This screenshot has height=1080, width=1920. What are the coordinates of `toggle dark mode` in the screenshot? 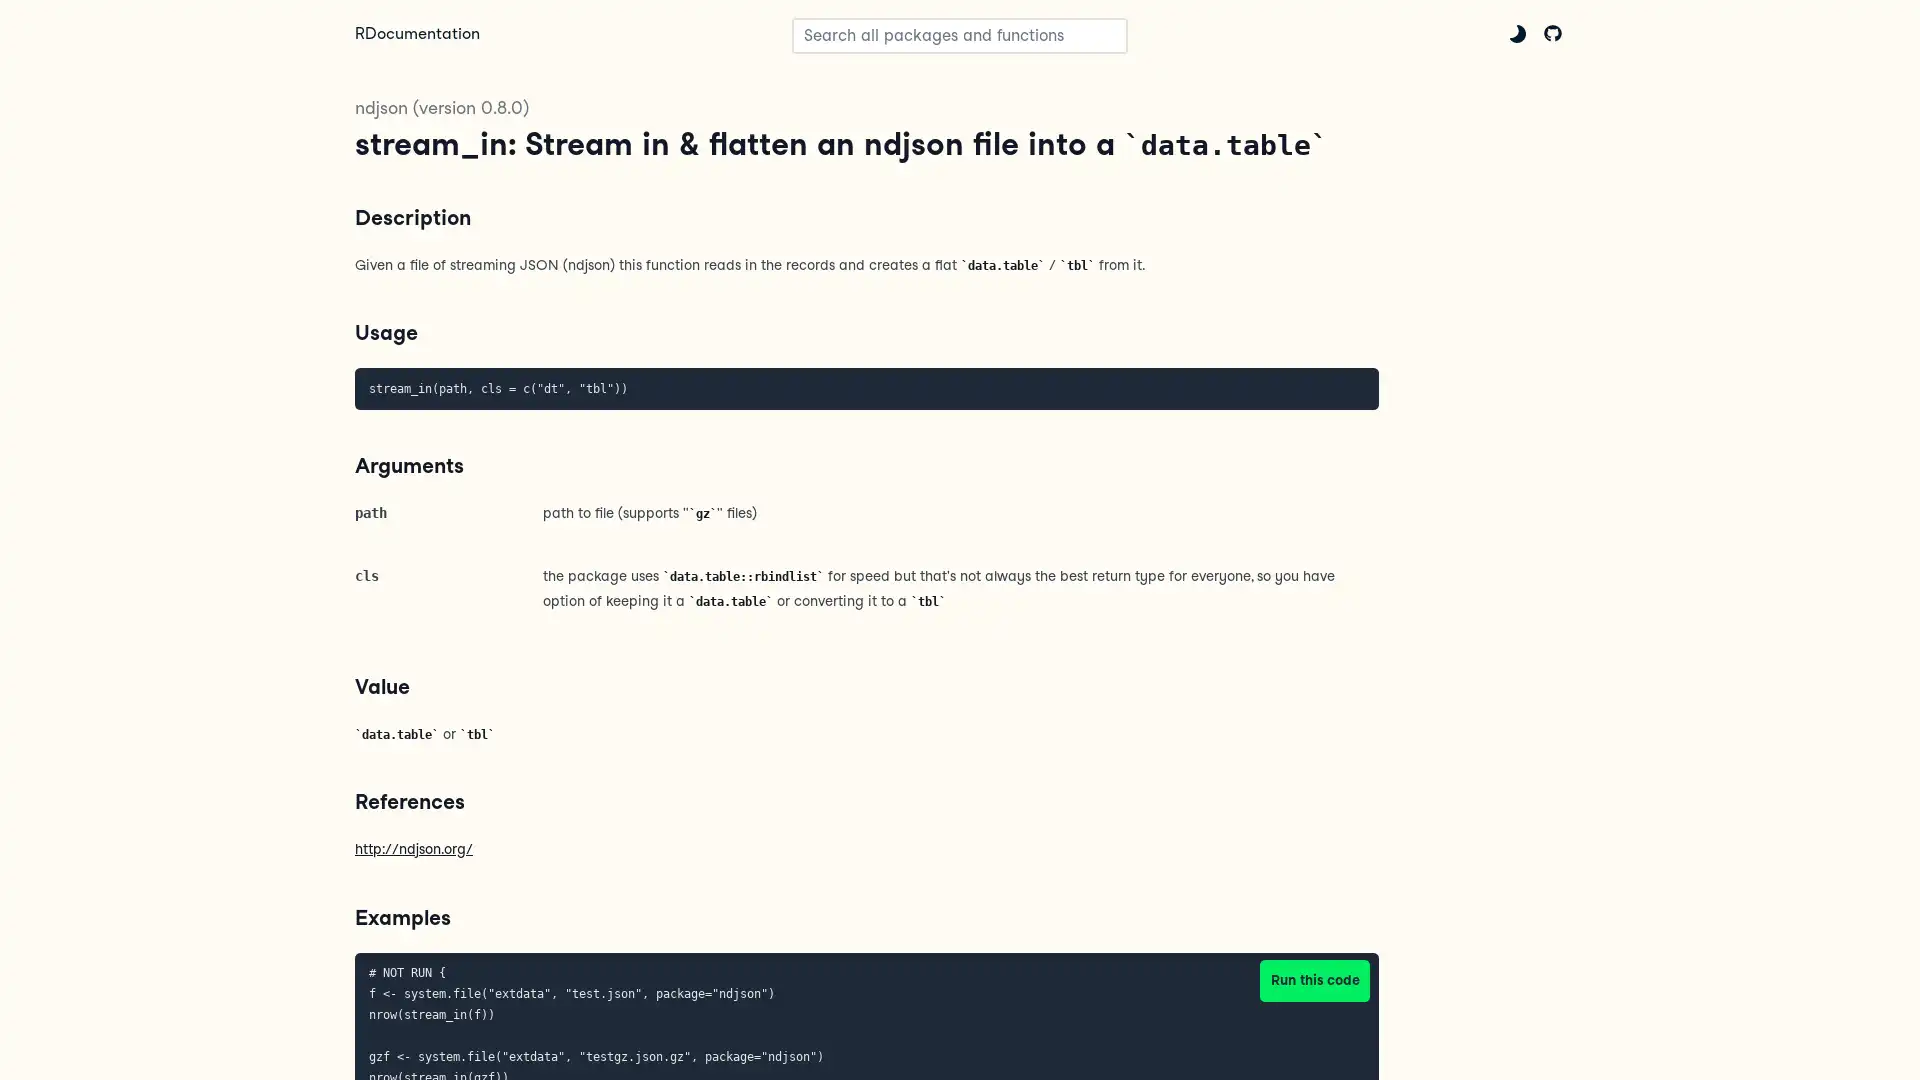 It's located at (1517, 33).